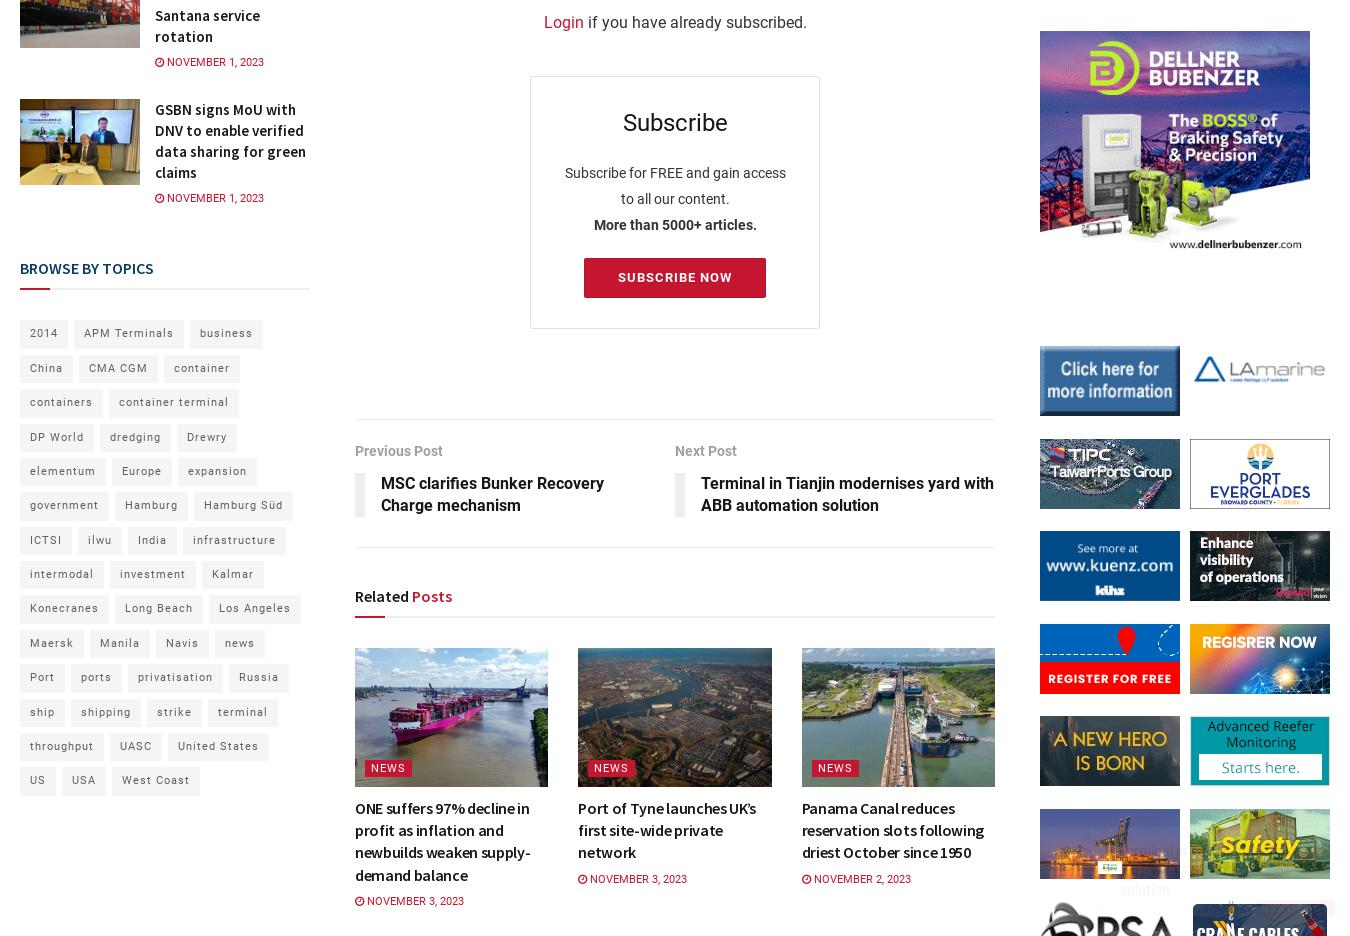 This screenshot has width=1350, height=936. What do you see at coordinates (36, 780) in the screenshot?
I see `'US'` at bounding box center [36, 780].